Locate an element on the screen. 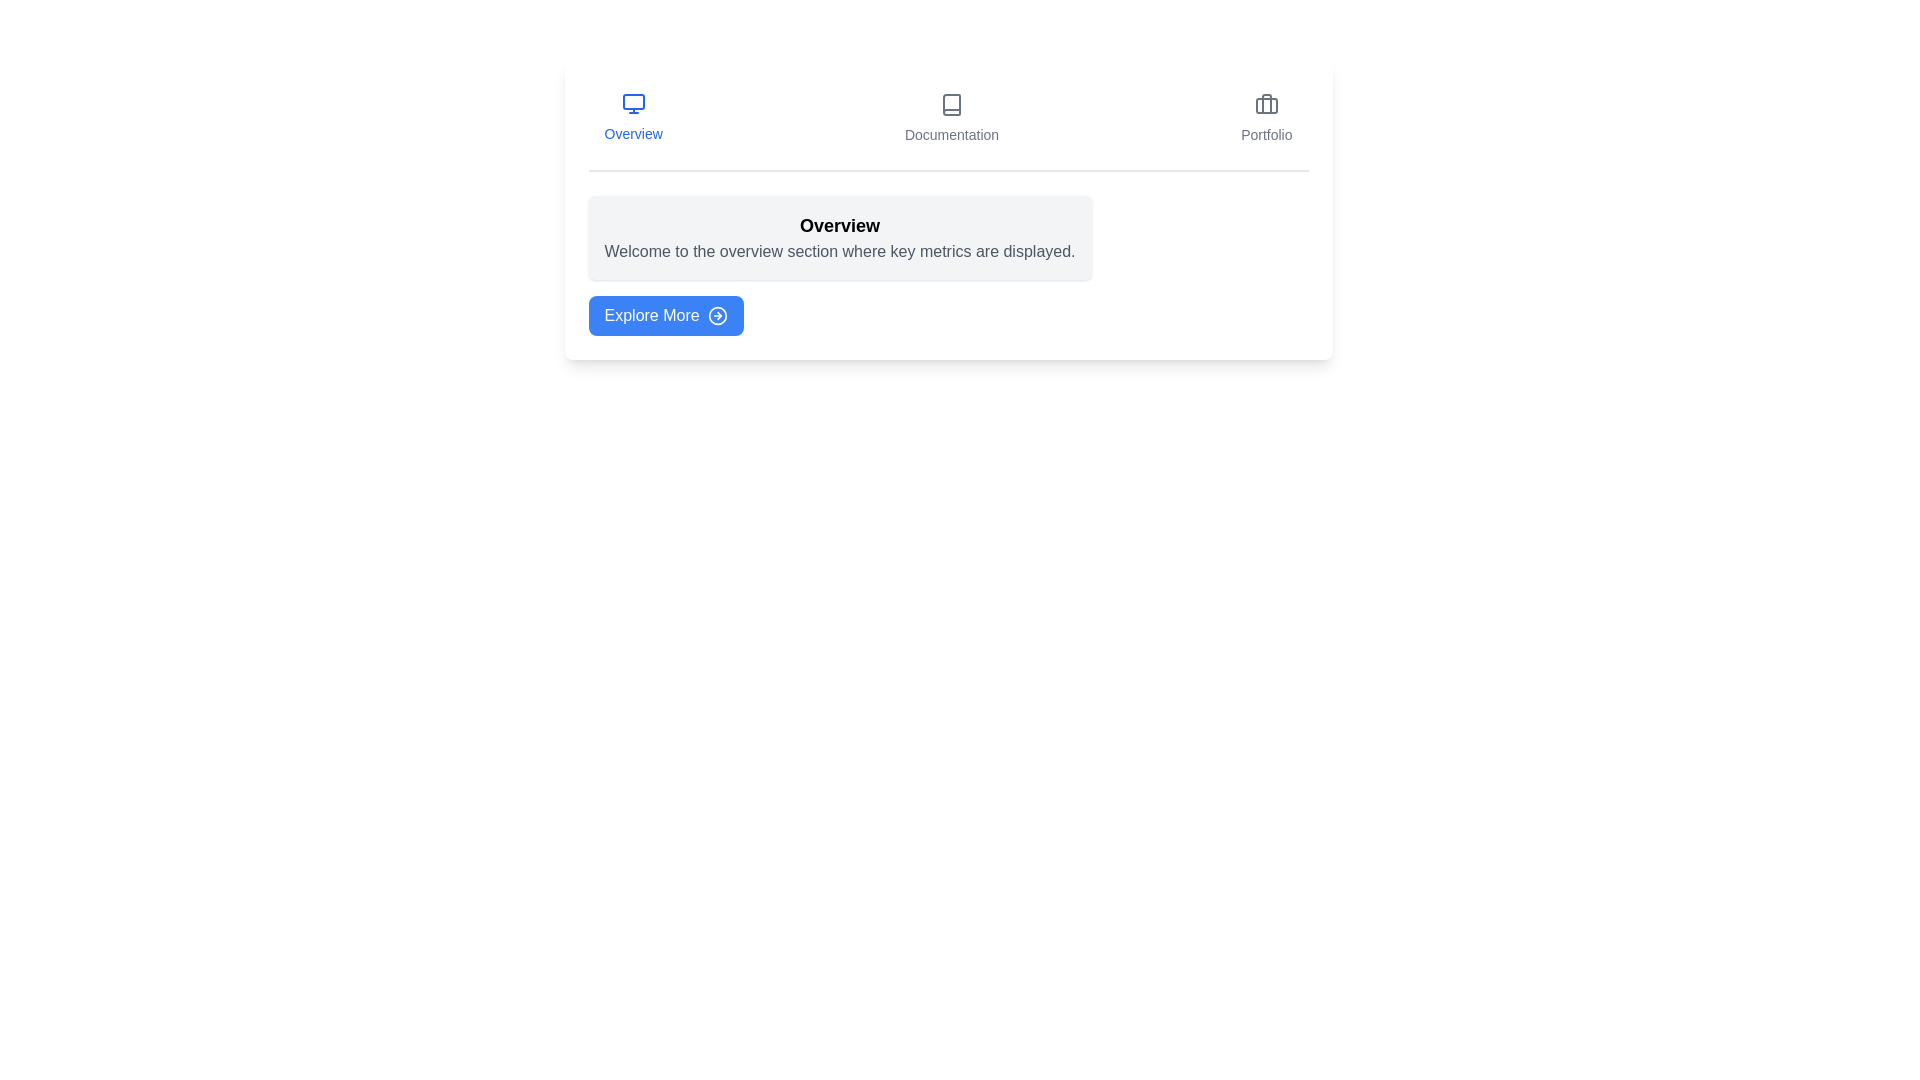 The image size is (1920, 1080). the Overview tab to view its content is located at coordinates (632, 119).